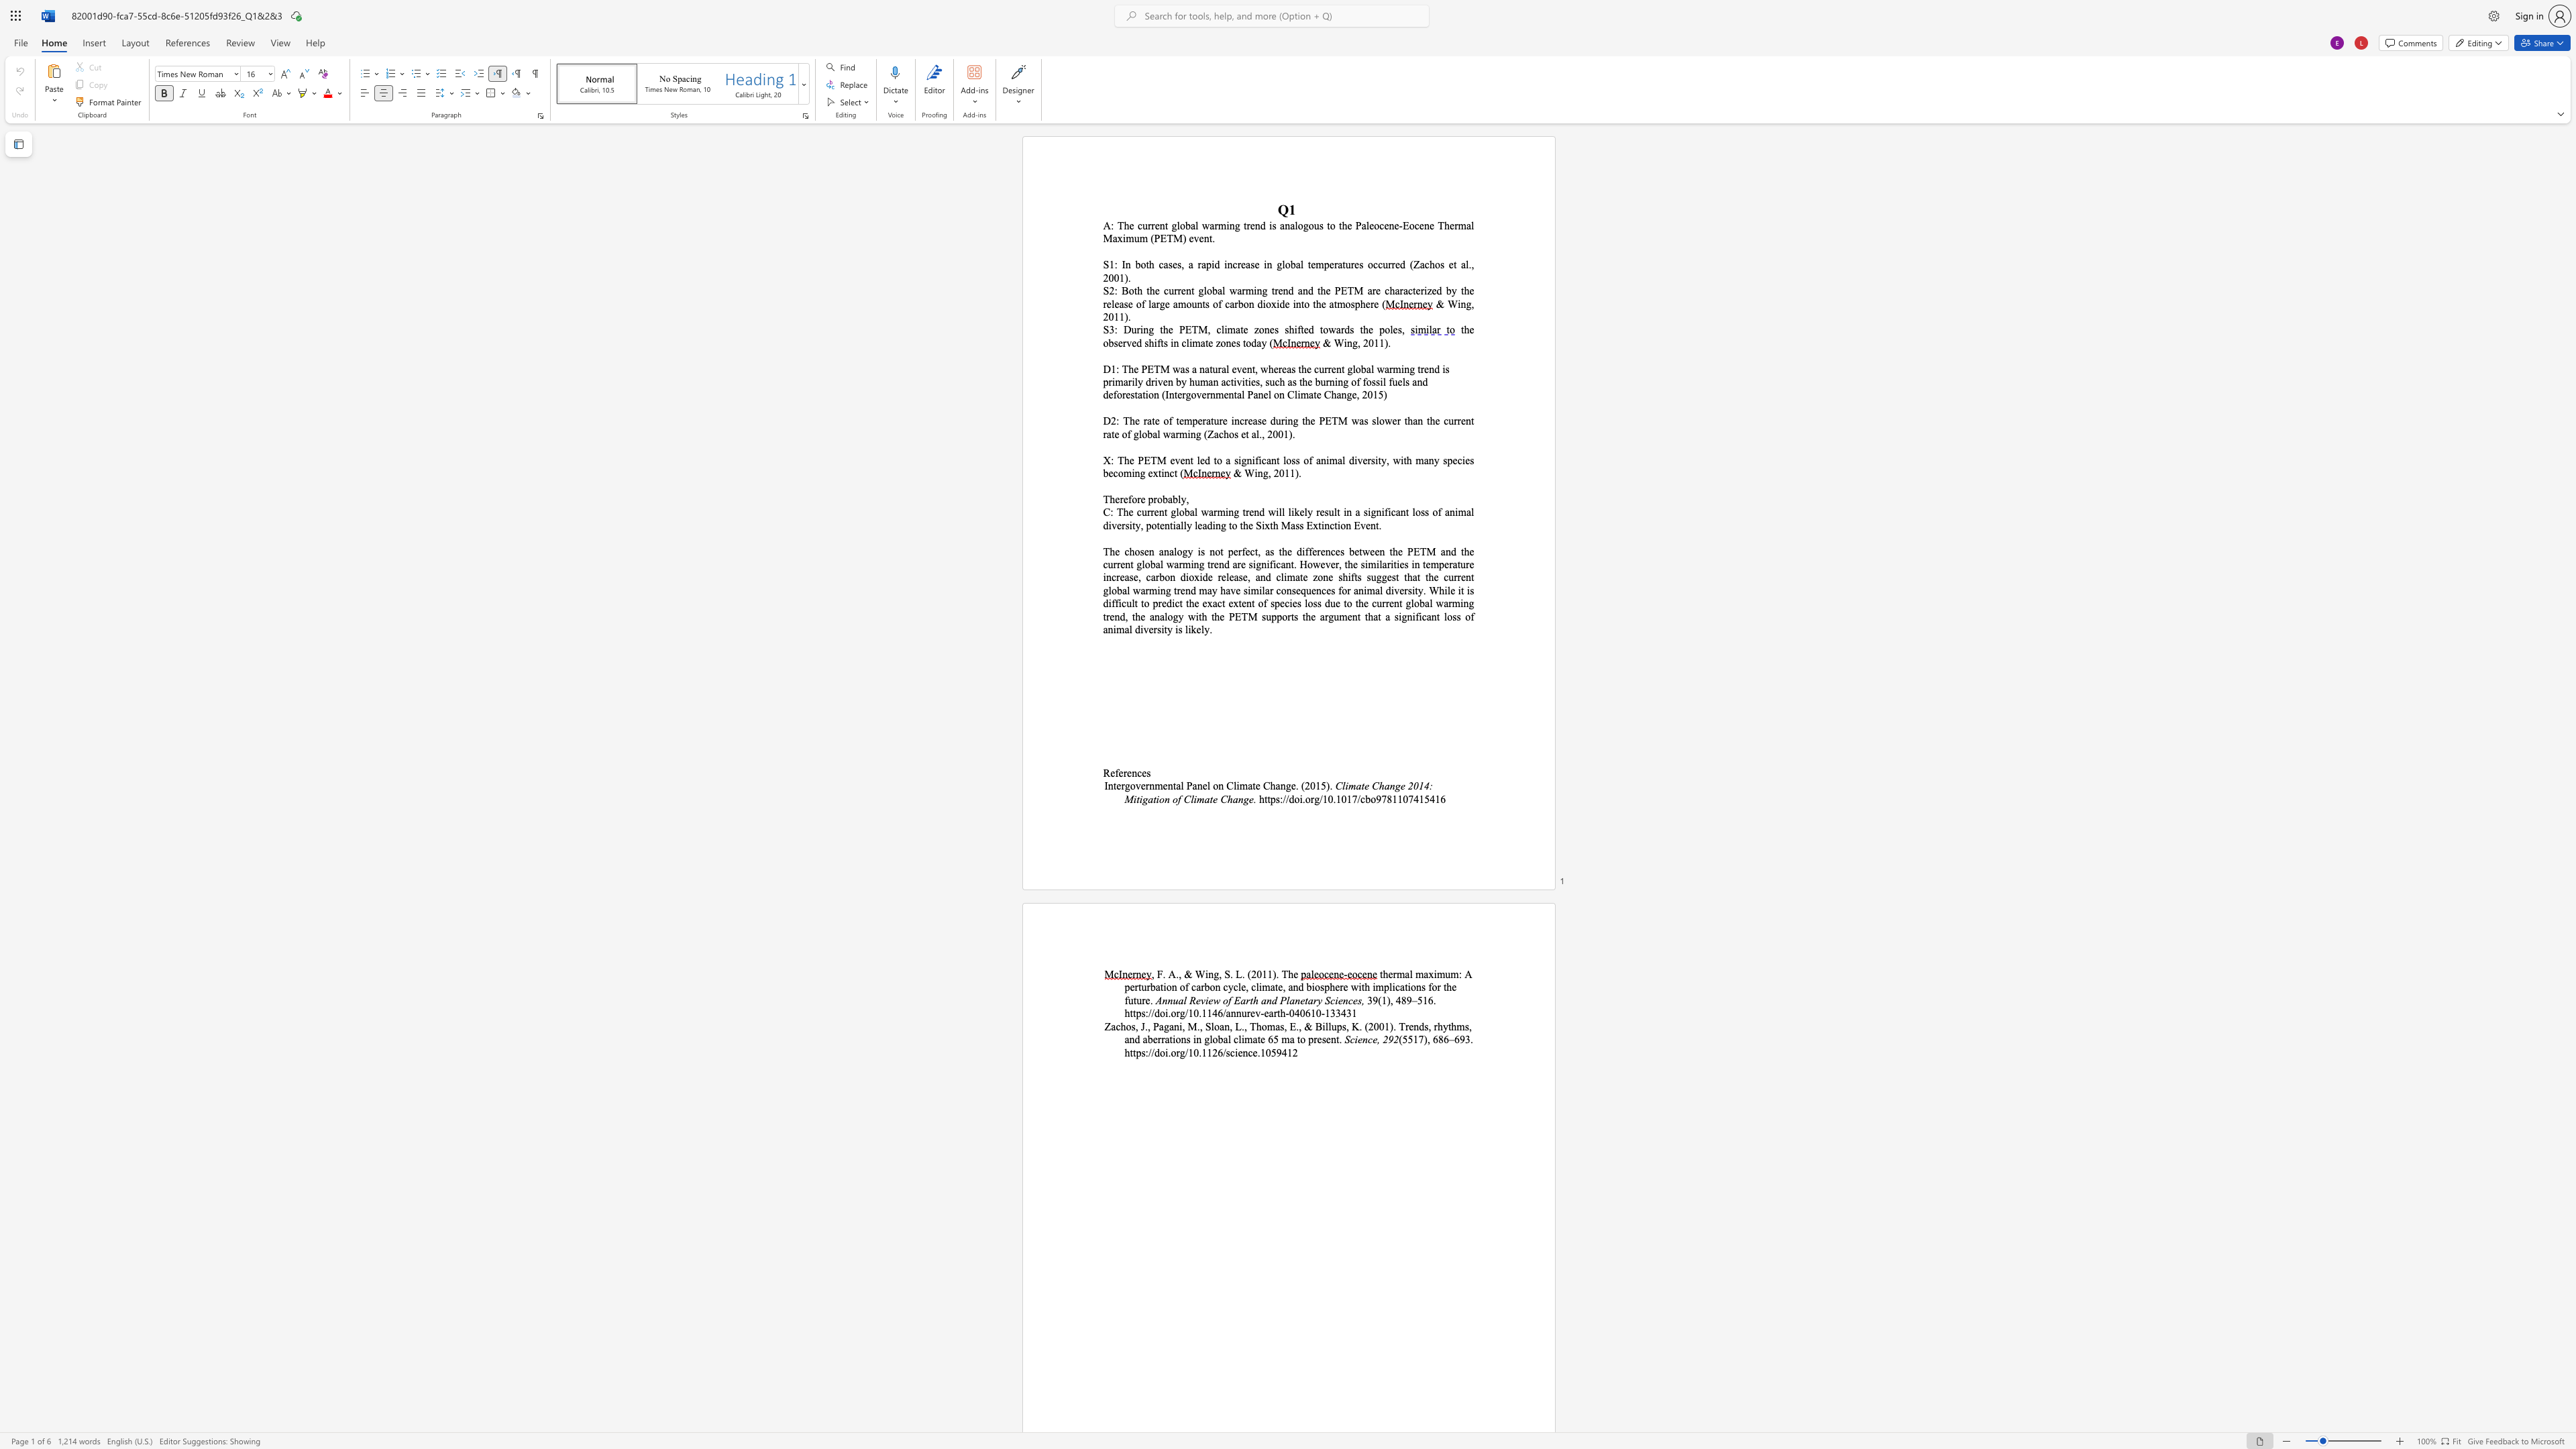 The height and width of the screenshot is (1449, 2576). I want to click on the subset text "ts" within the text "large amounts", so click(1201, 303).